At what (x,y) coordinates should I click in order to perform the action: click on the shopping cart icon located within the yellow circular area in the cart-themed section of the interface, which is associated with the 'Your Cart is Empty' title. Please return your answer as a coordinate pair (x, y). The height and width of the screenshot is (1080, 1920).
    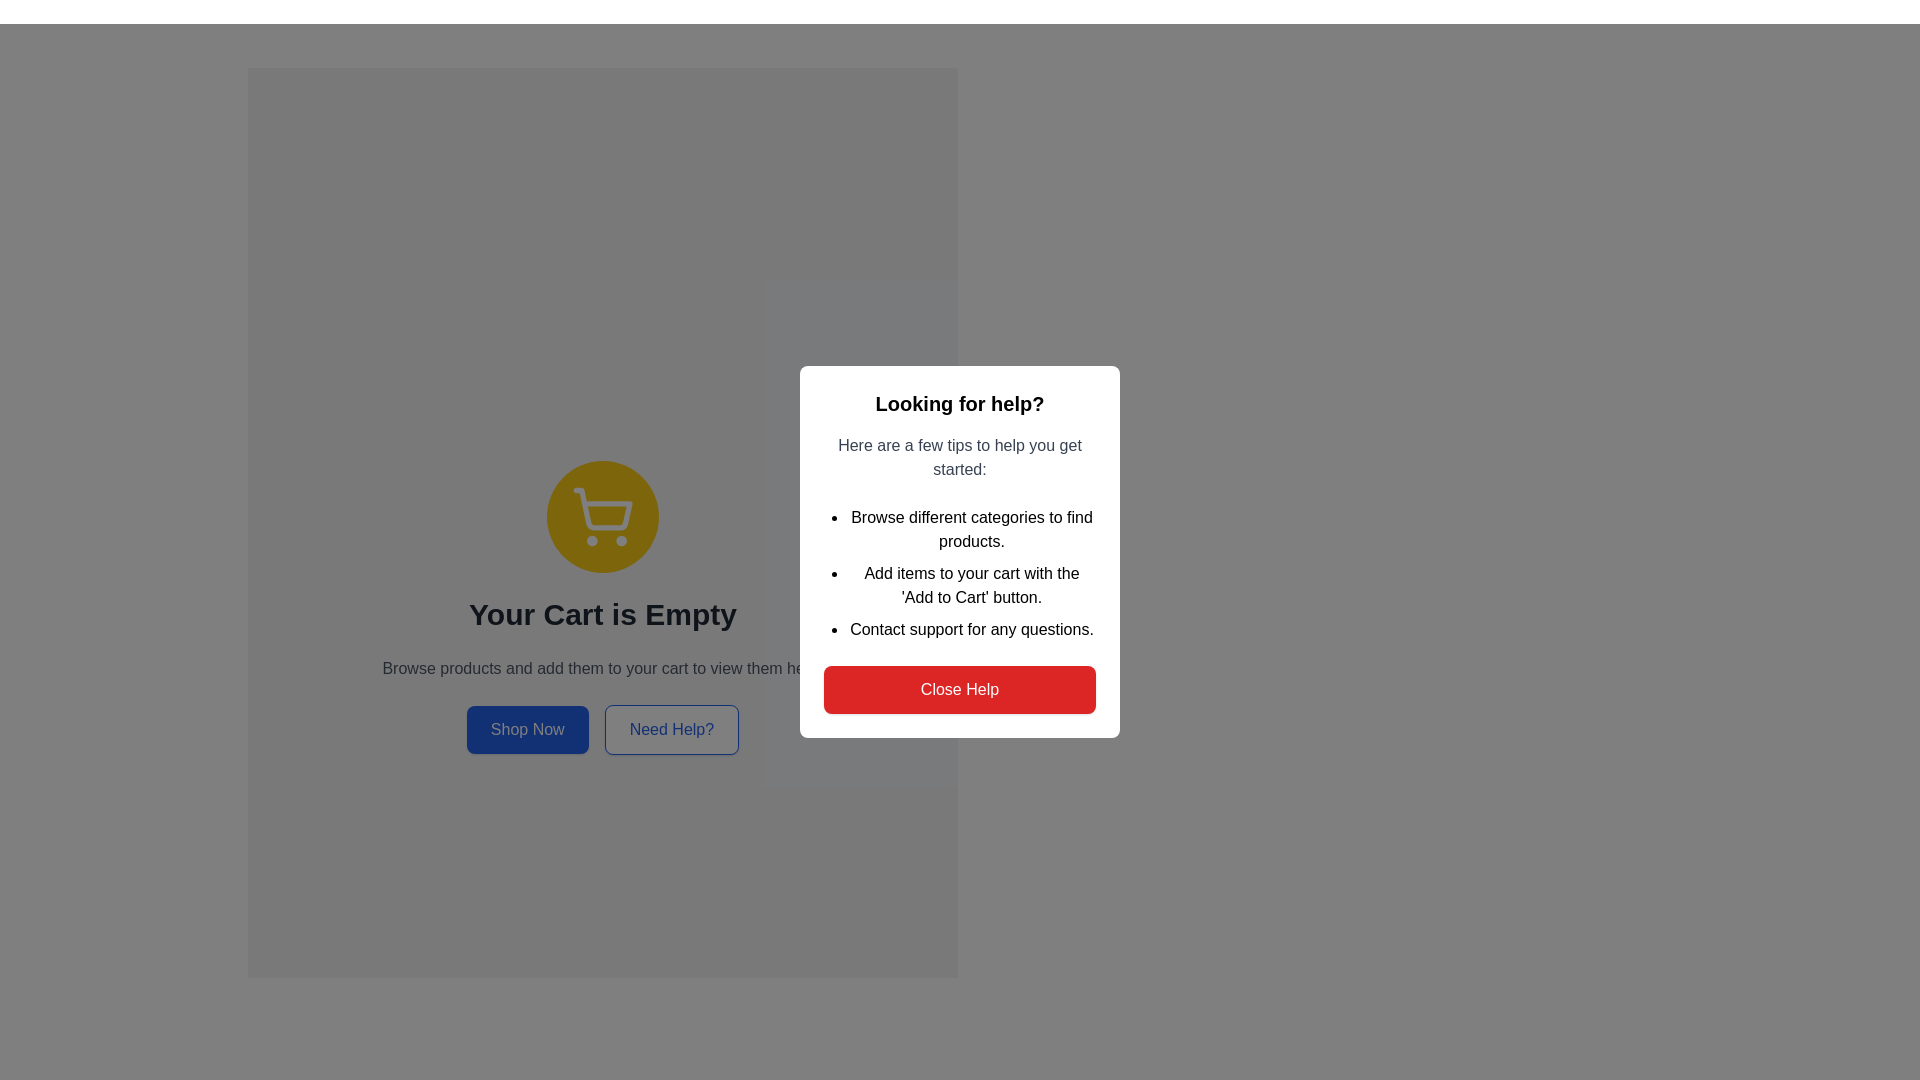
    Looking at the image, I should click on (602, 515).